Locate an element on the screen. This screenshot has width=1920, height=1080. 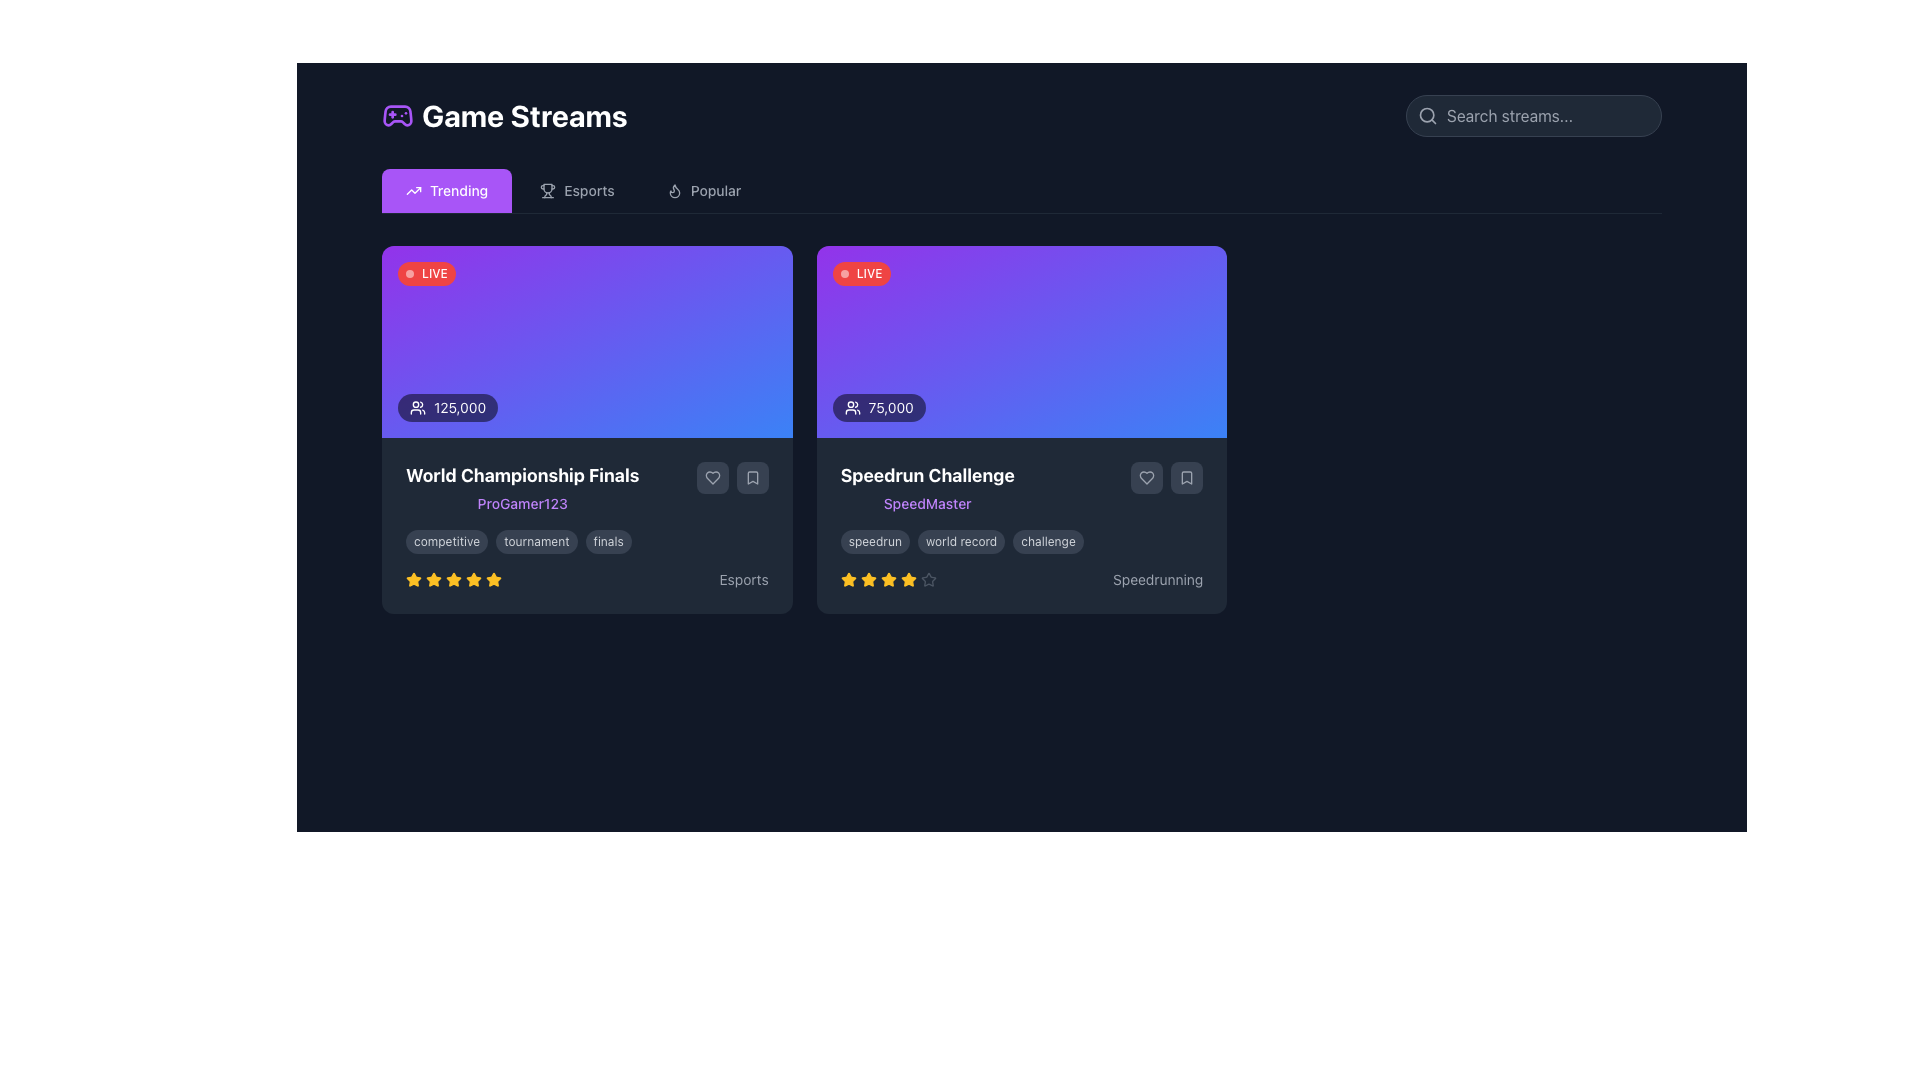
the text label displaying 'Esports' located at the bottom-right corner of the World Championship Finals card is located at coordinates (743, 579).